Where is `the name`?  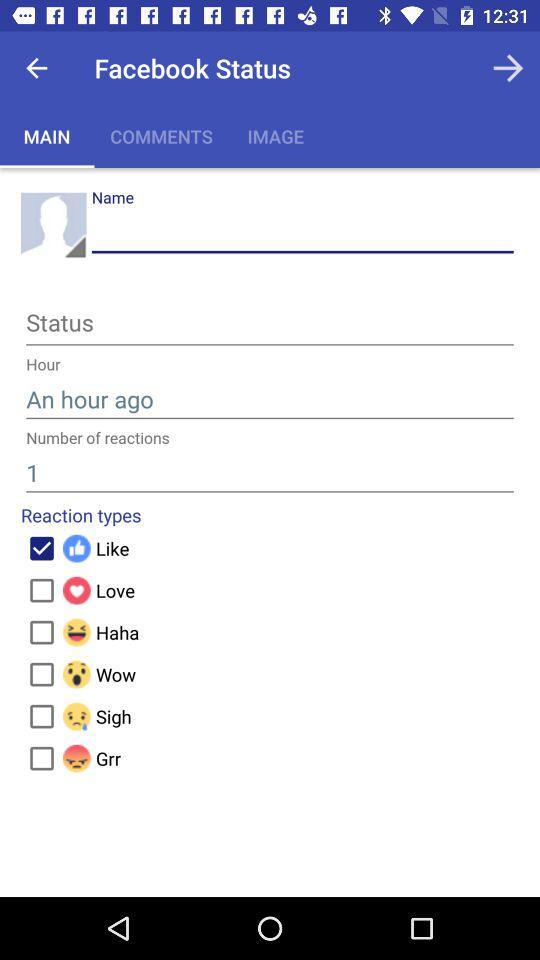
the name is located at coordinates (301, 232).